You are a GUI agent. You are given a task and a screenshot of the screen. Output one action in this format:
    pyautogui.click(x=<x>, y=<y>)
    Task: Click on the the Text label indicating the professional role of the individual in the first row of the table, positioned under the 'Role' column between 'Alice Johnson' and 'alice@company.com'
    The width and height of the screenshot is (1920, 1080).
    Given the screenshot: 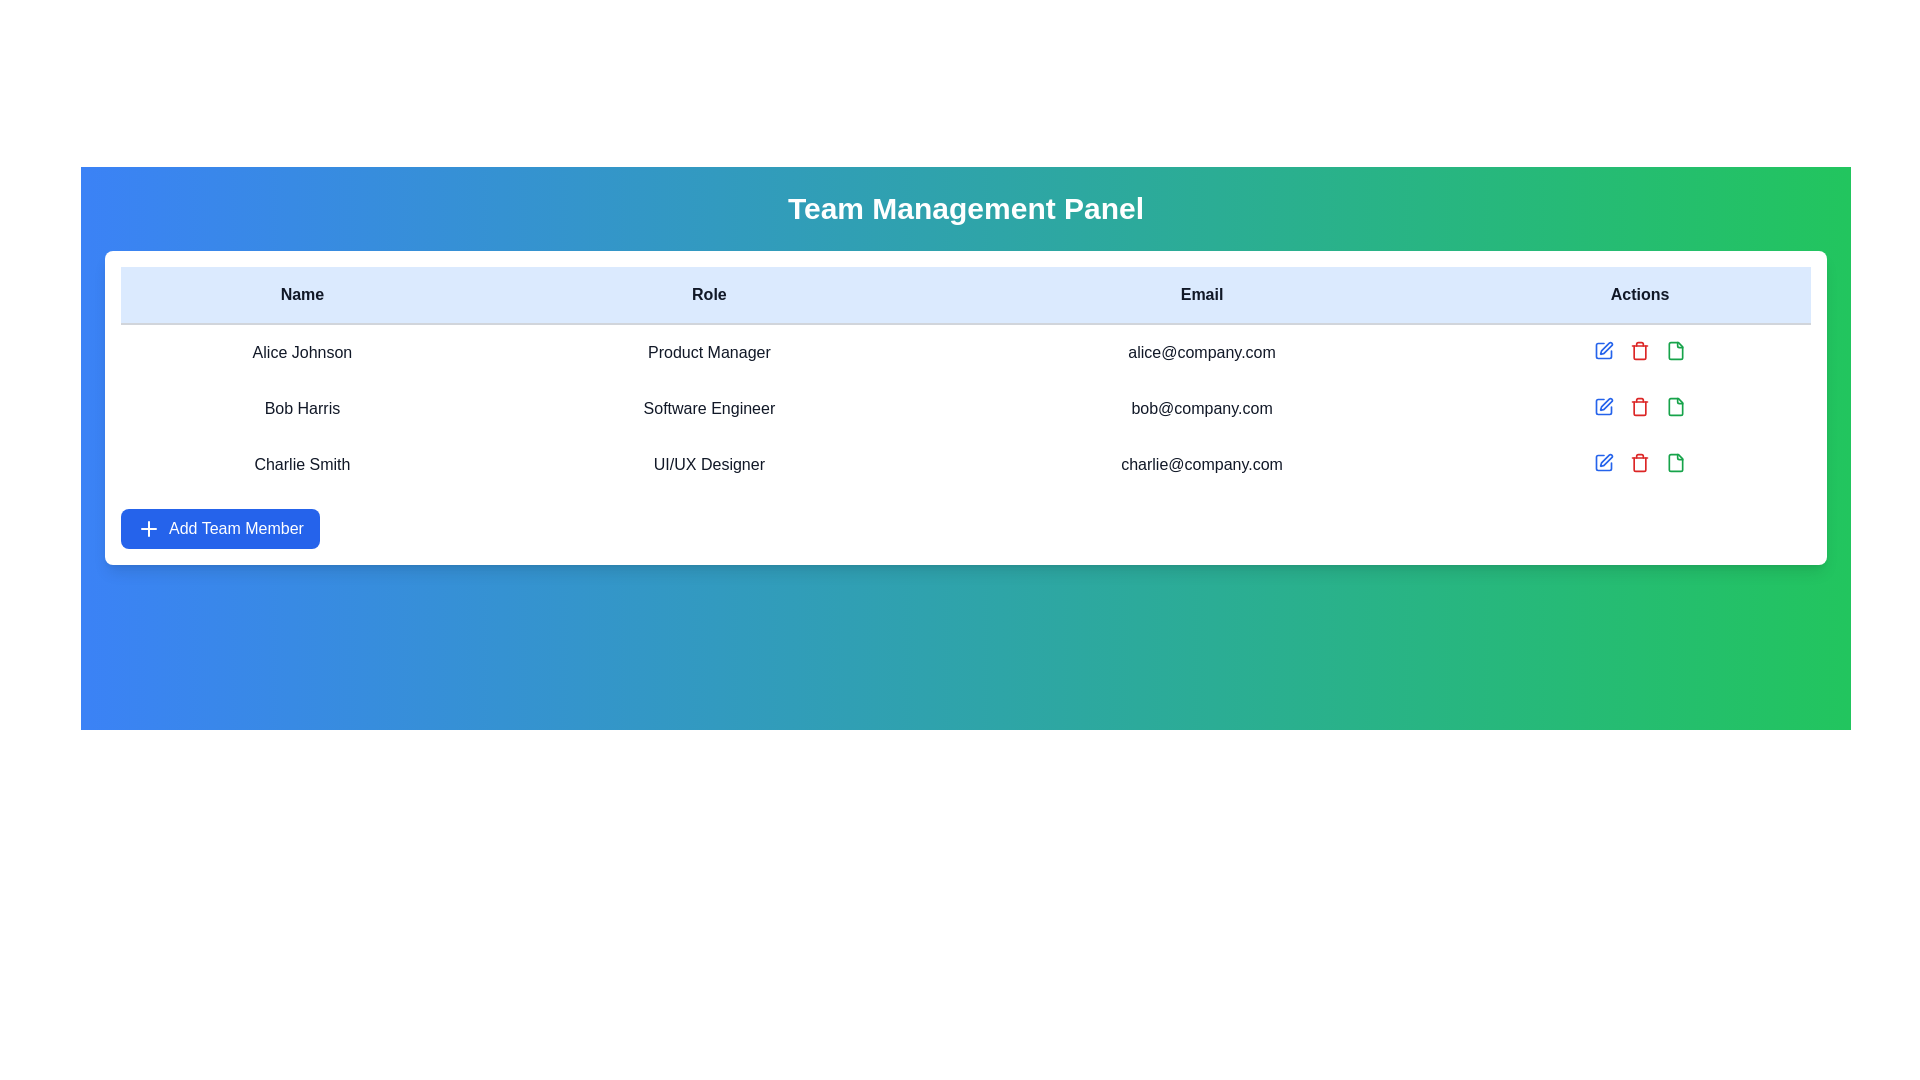 What is the action you would take?
    pyautogui.click(x=709, y=351)
    